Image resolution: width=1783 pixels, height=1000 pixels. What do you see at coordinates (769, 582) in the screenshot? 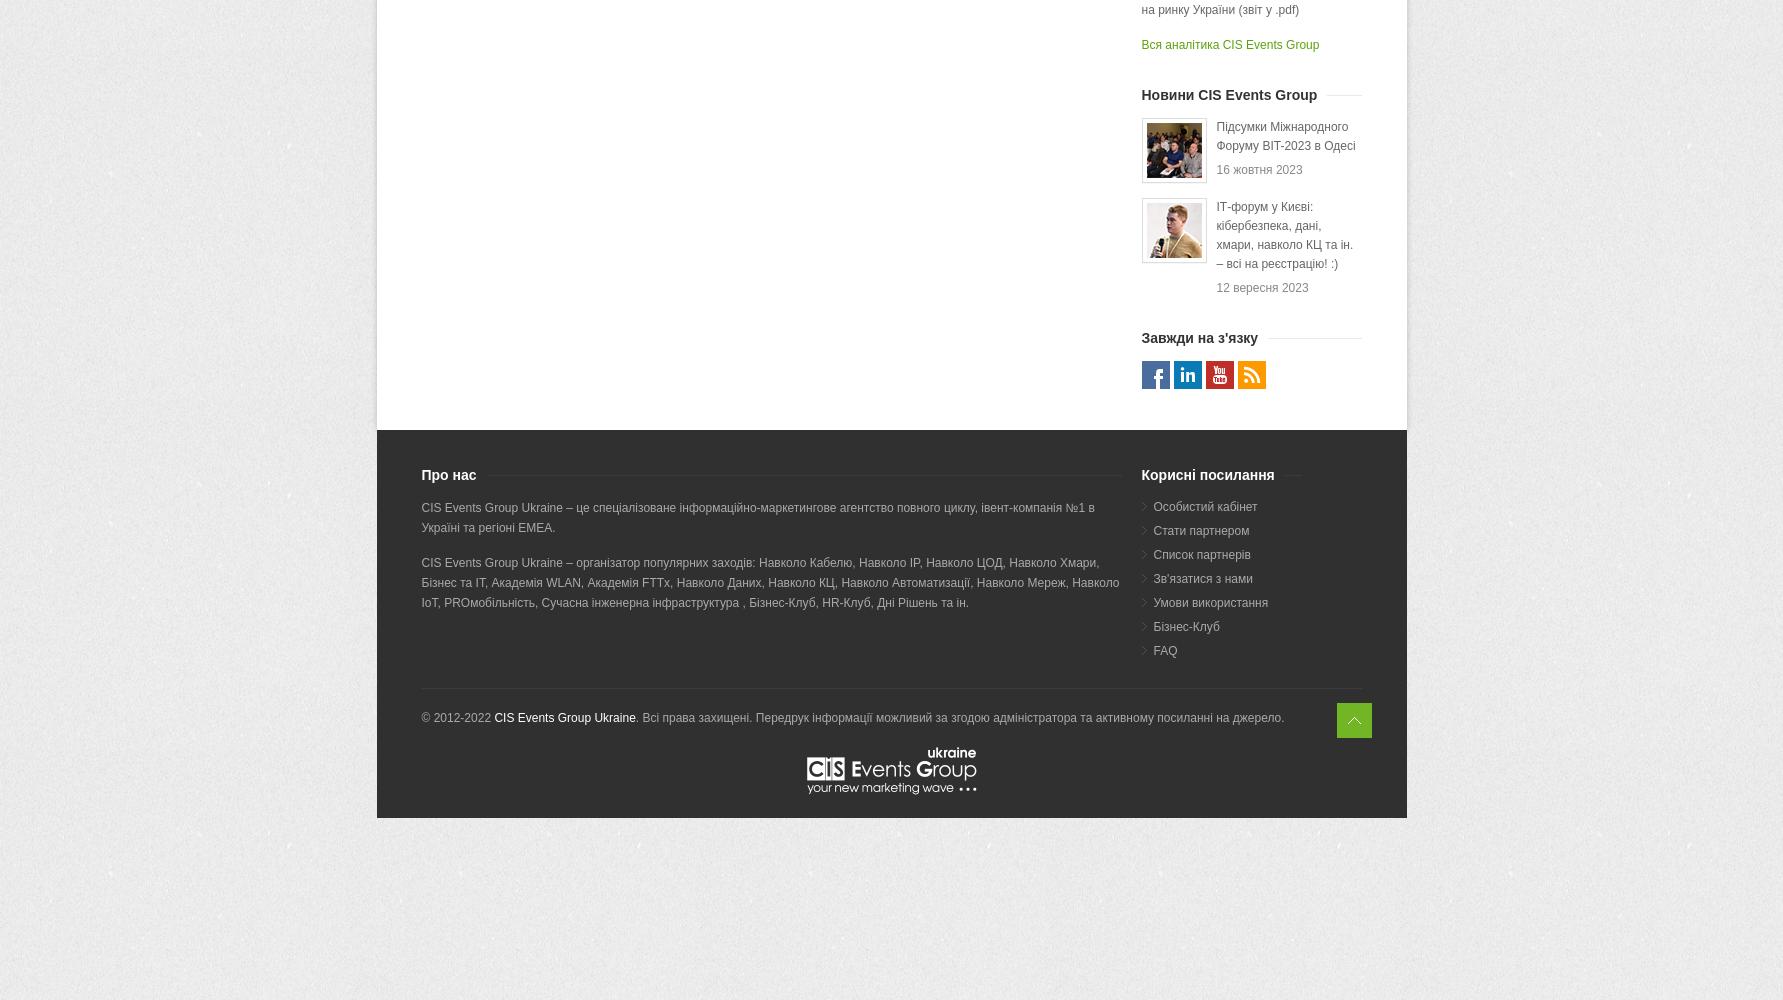
I see `'CIS Events Group Ukraine – організатор популярних заходів: Навколо Кабелю, Навколо IP, Навколо ЦОД, Навколо Хмари, Бізнес та ІТ, Академія WLAN, Академія FTTx, Навколо Даних, Навколо КЦ, Навколо Автоматизації, Навколо Мереж, Навколо IoT, PROмобільність, Сучасна інженерна інфраструктура , Бізнес-Клуб, HR-Клуб, Дні Рішень та ін.'` at bounding box center [769, 582].